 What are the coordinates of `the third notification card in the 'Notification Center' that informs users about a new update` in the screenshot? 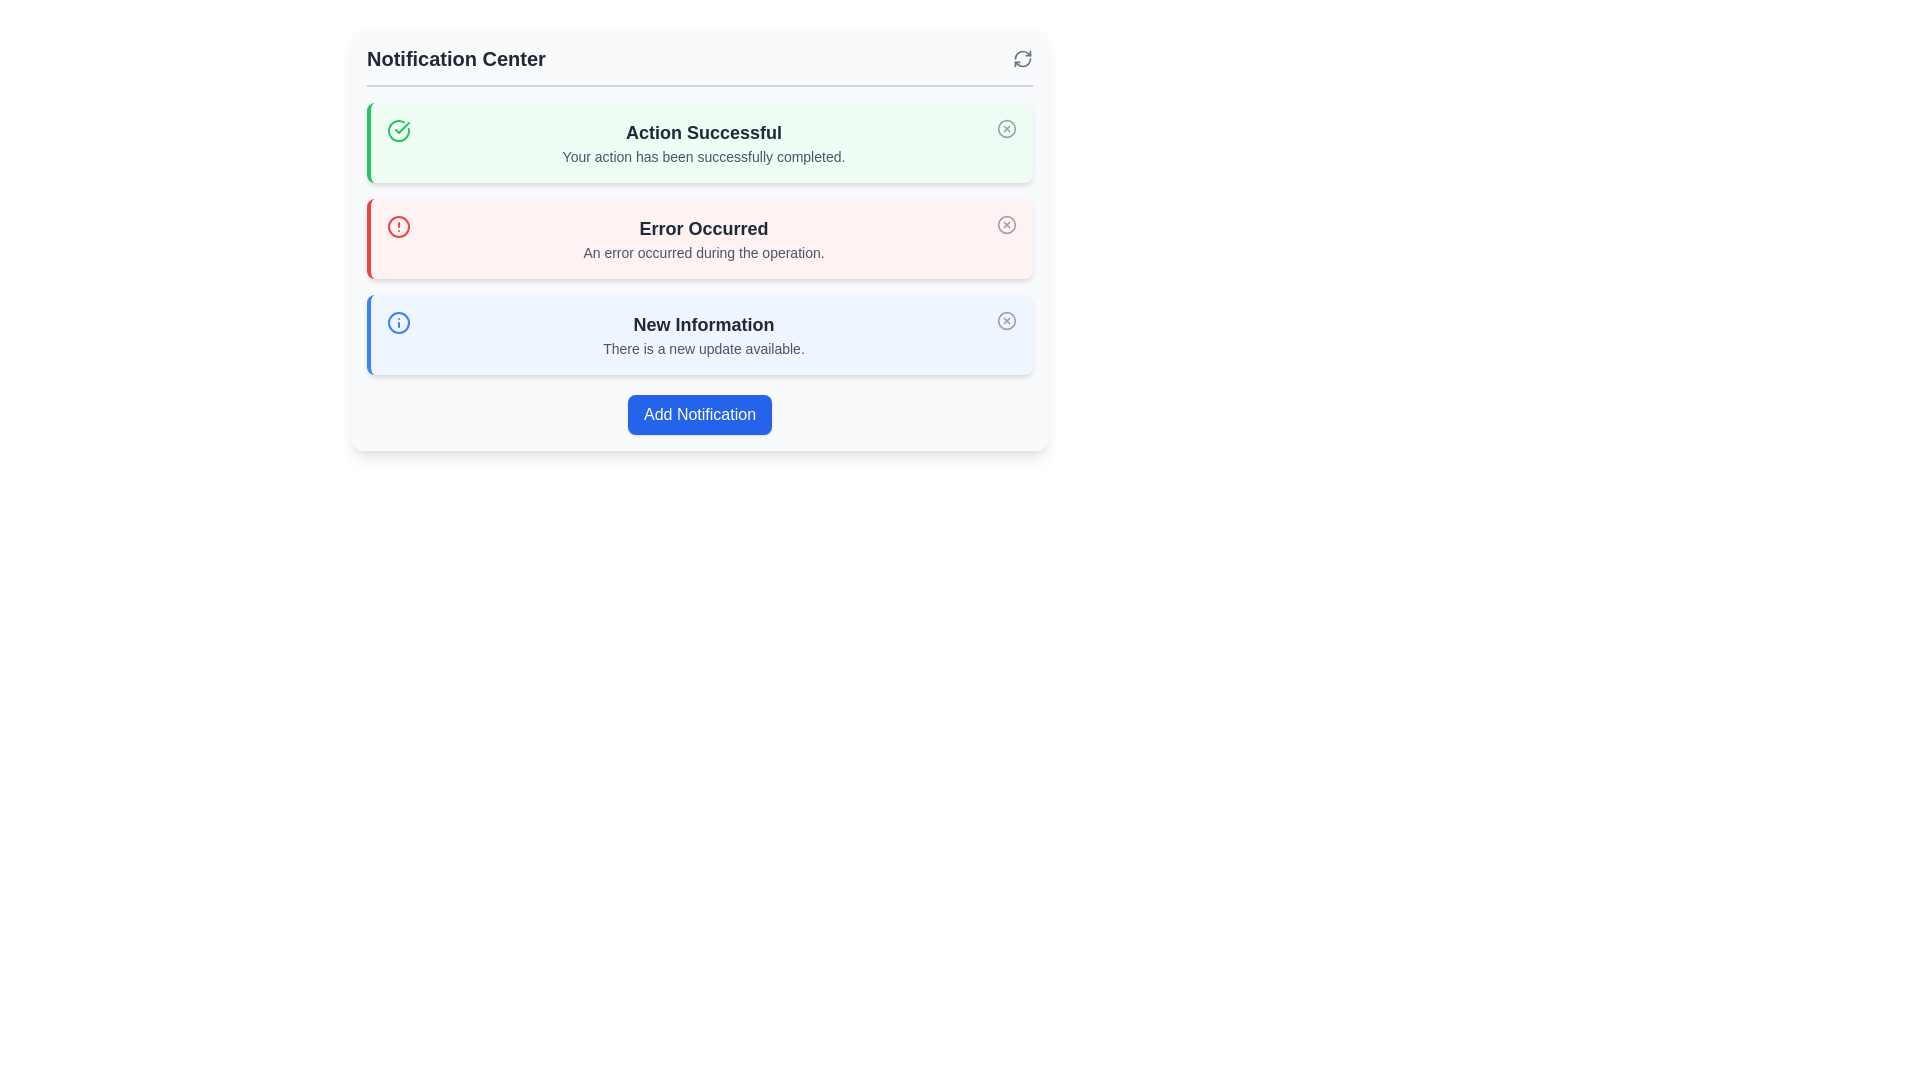 It's located at (700, 334).